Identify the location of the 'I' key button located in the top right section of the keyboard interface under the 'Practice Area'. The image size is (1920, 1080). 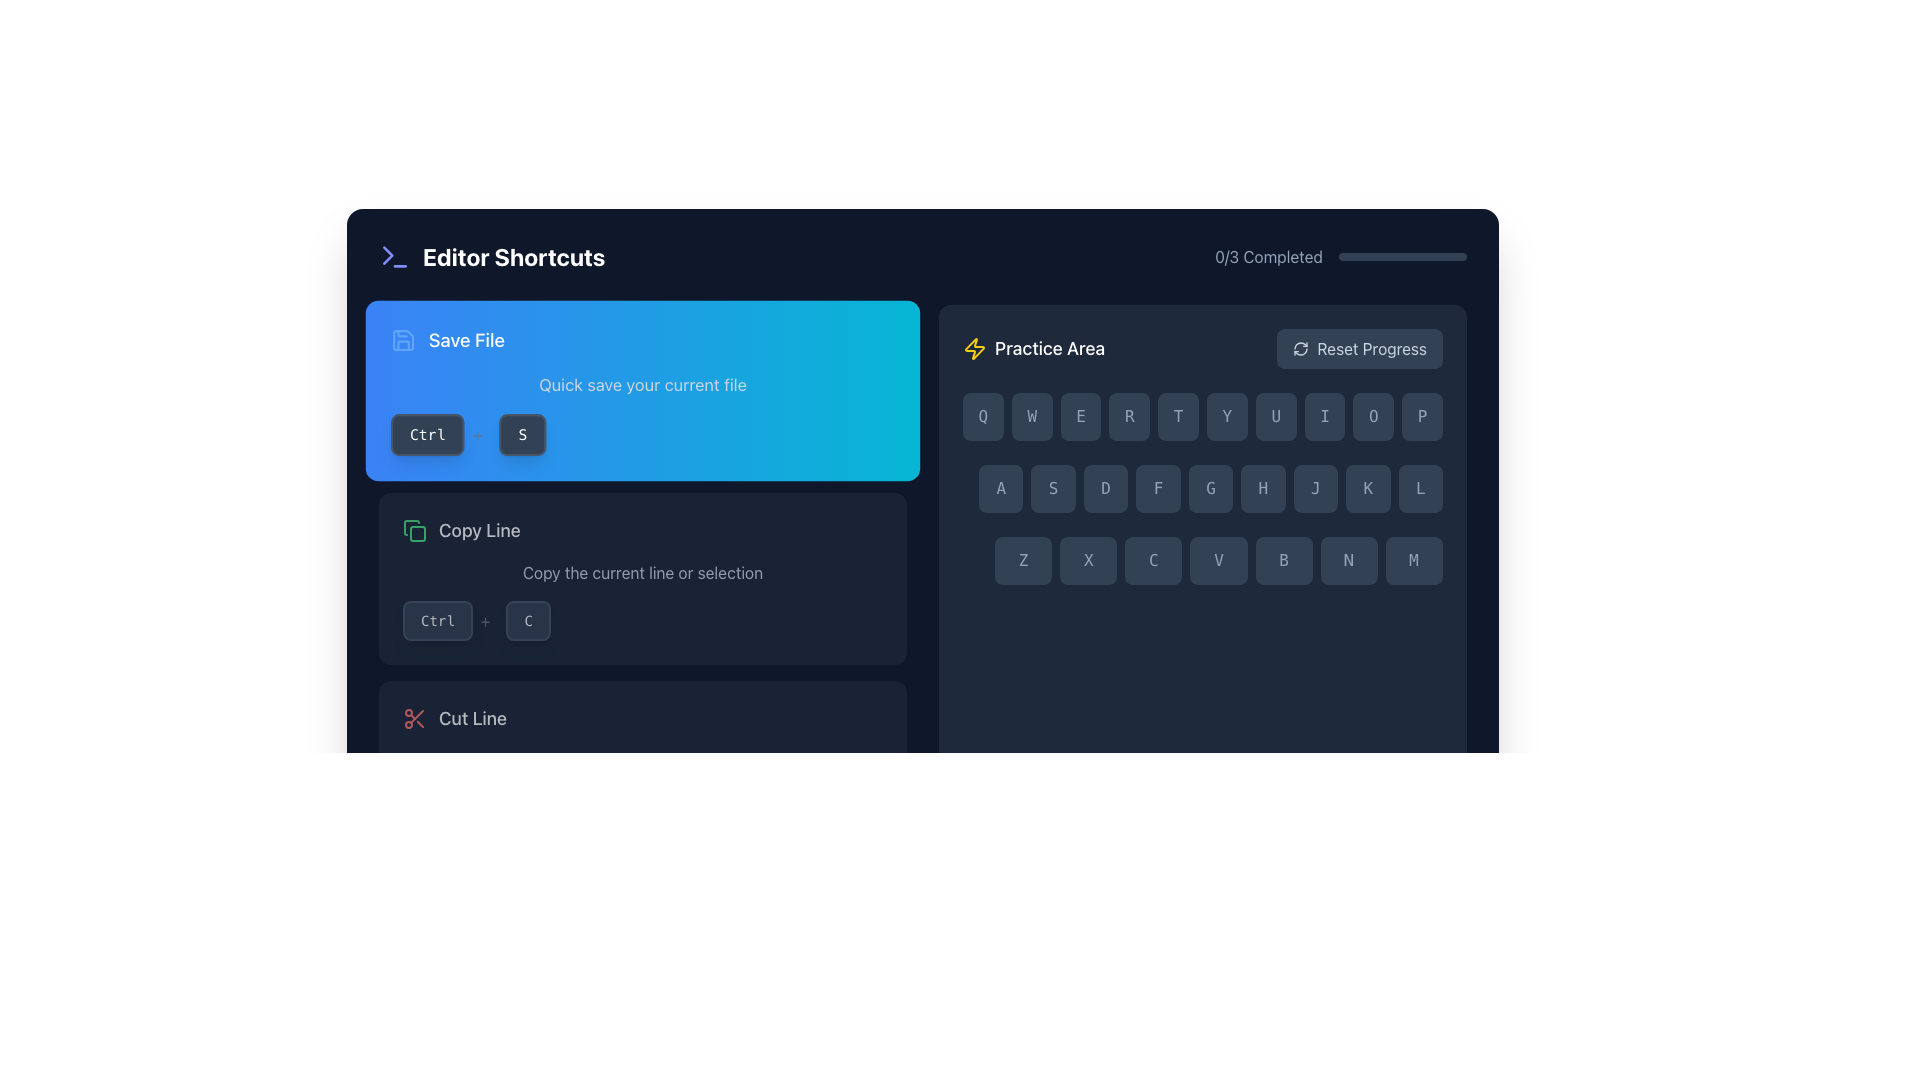
(1324, 415).